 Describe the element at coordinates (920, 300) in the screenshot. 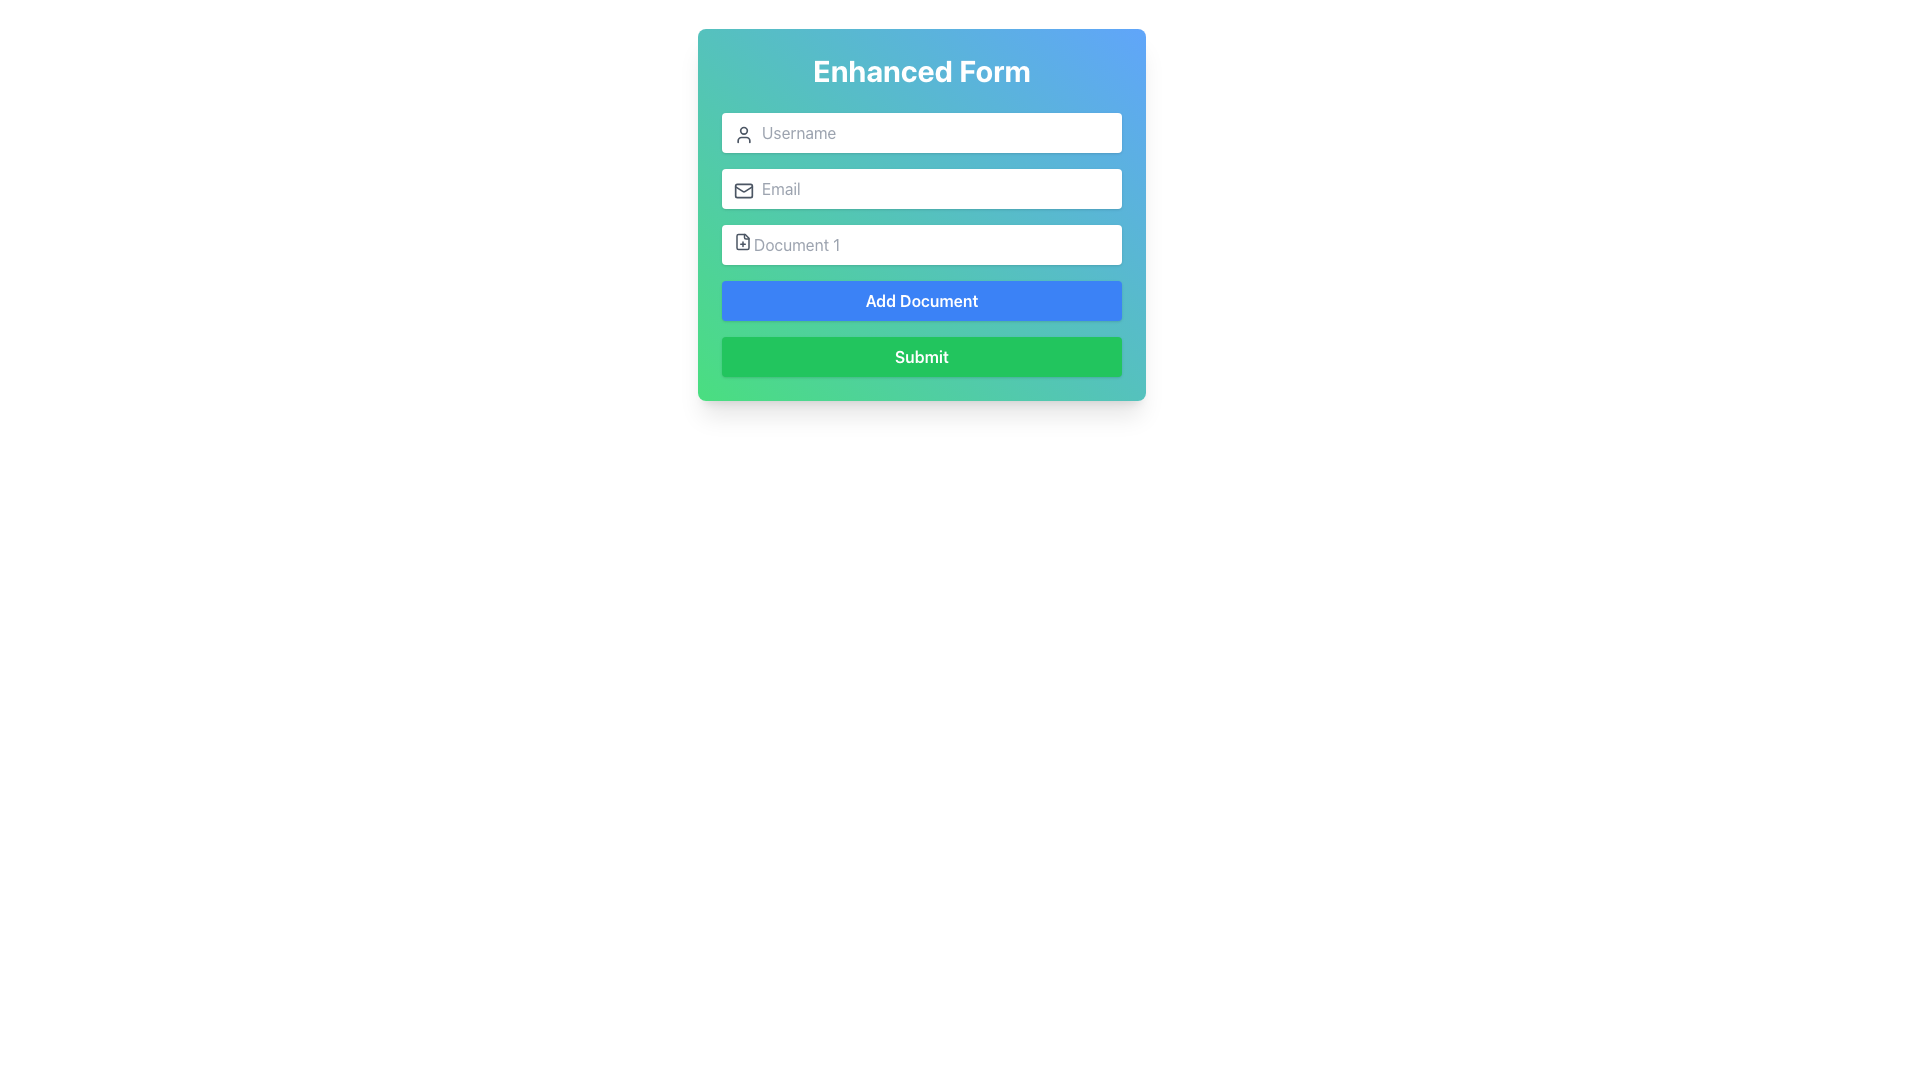

I see `the rectangular button with rounded edges, blue background, and white bold text reading 'Add Document'` at that location.